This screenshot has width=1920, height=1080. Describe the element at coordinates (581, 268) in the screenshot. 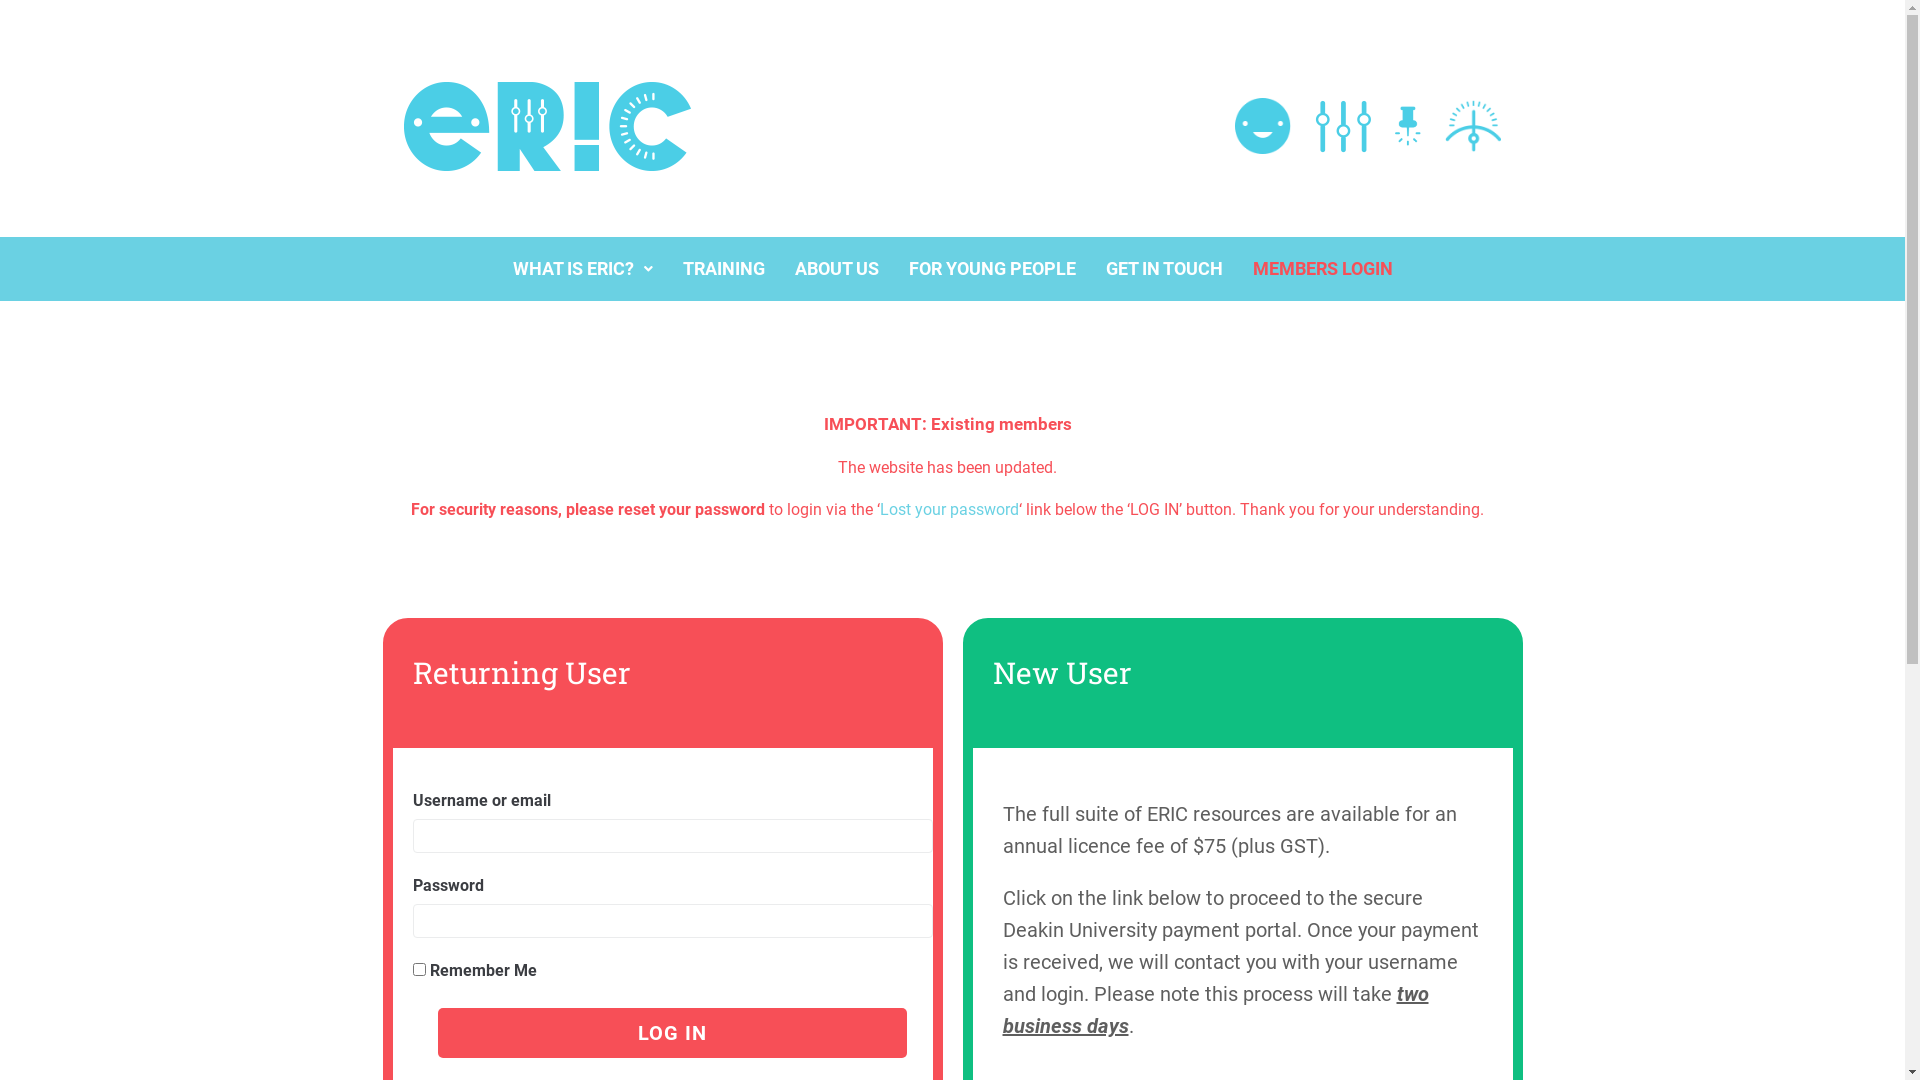

I see `'WHAT IS ERIC?'` at that location.